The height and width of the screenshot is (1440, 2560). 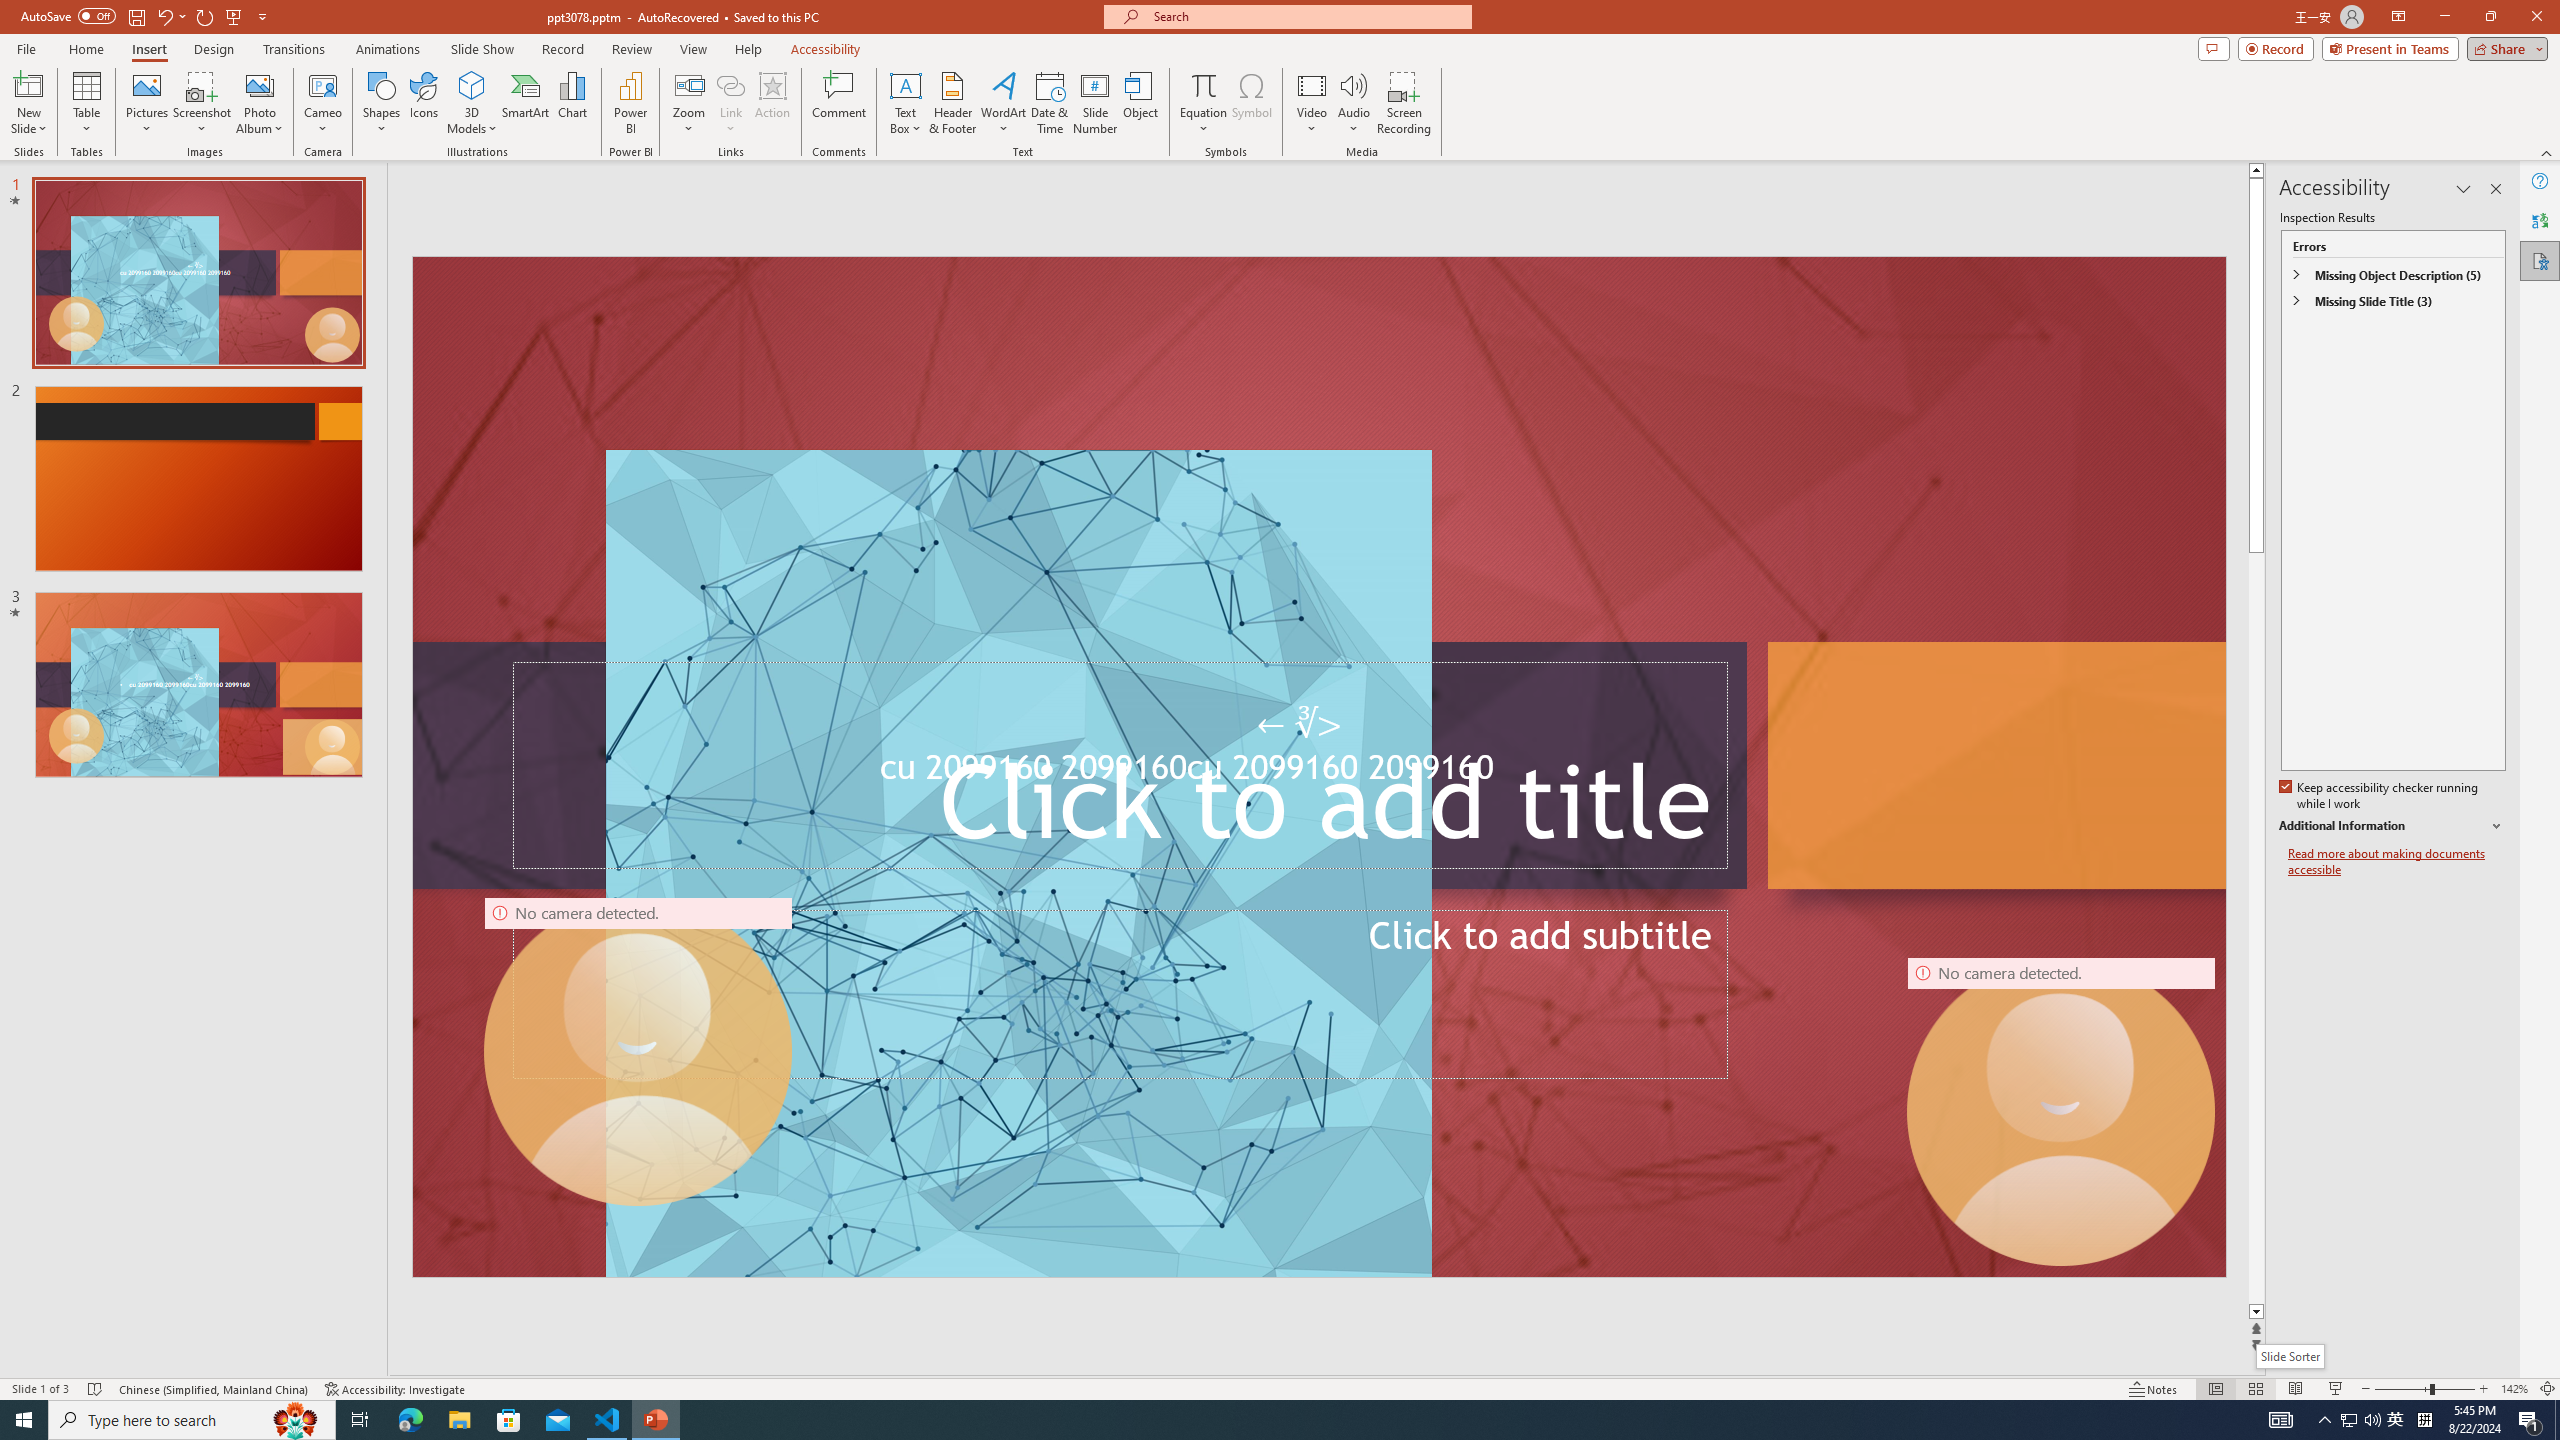 What do you see at coordinates (85, 49) in the screenshot?
I see `'Home'` at bounding box center [85, 49].